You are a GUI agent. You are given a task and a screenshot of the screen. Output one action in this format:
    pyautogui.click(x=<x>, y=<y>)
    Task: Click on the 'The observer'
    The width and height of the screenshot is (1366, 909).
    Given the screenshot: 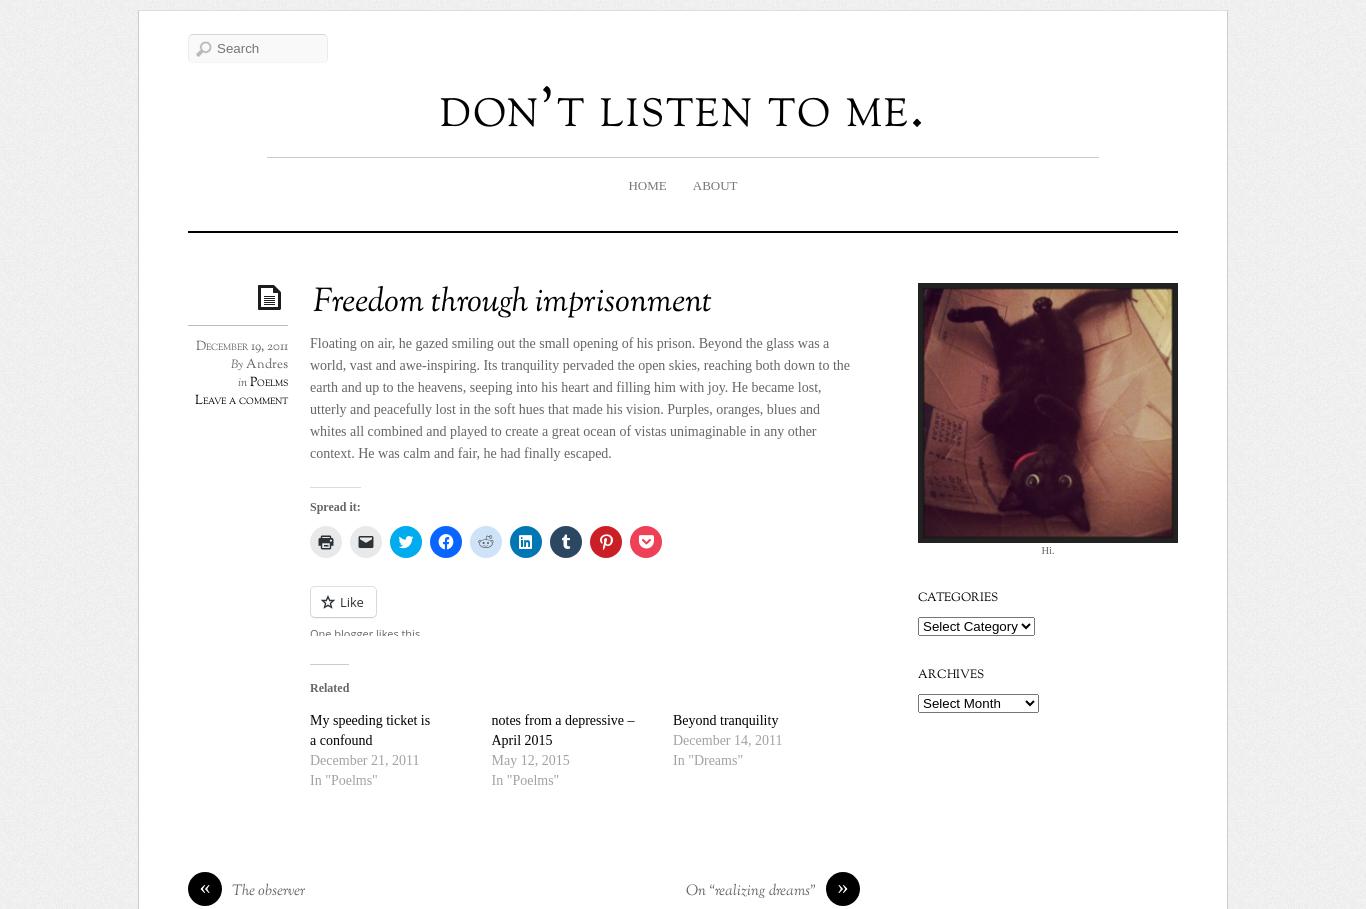 What is the action you would take?
    pyautogui.click(x=268, y=891)
    